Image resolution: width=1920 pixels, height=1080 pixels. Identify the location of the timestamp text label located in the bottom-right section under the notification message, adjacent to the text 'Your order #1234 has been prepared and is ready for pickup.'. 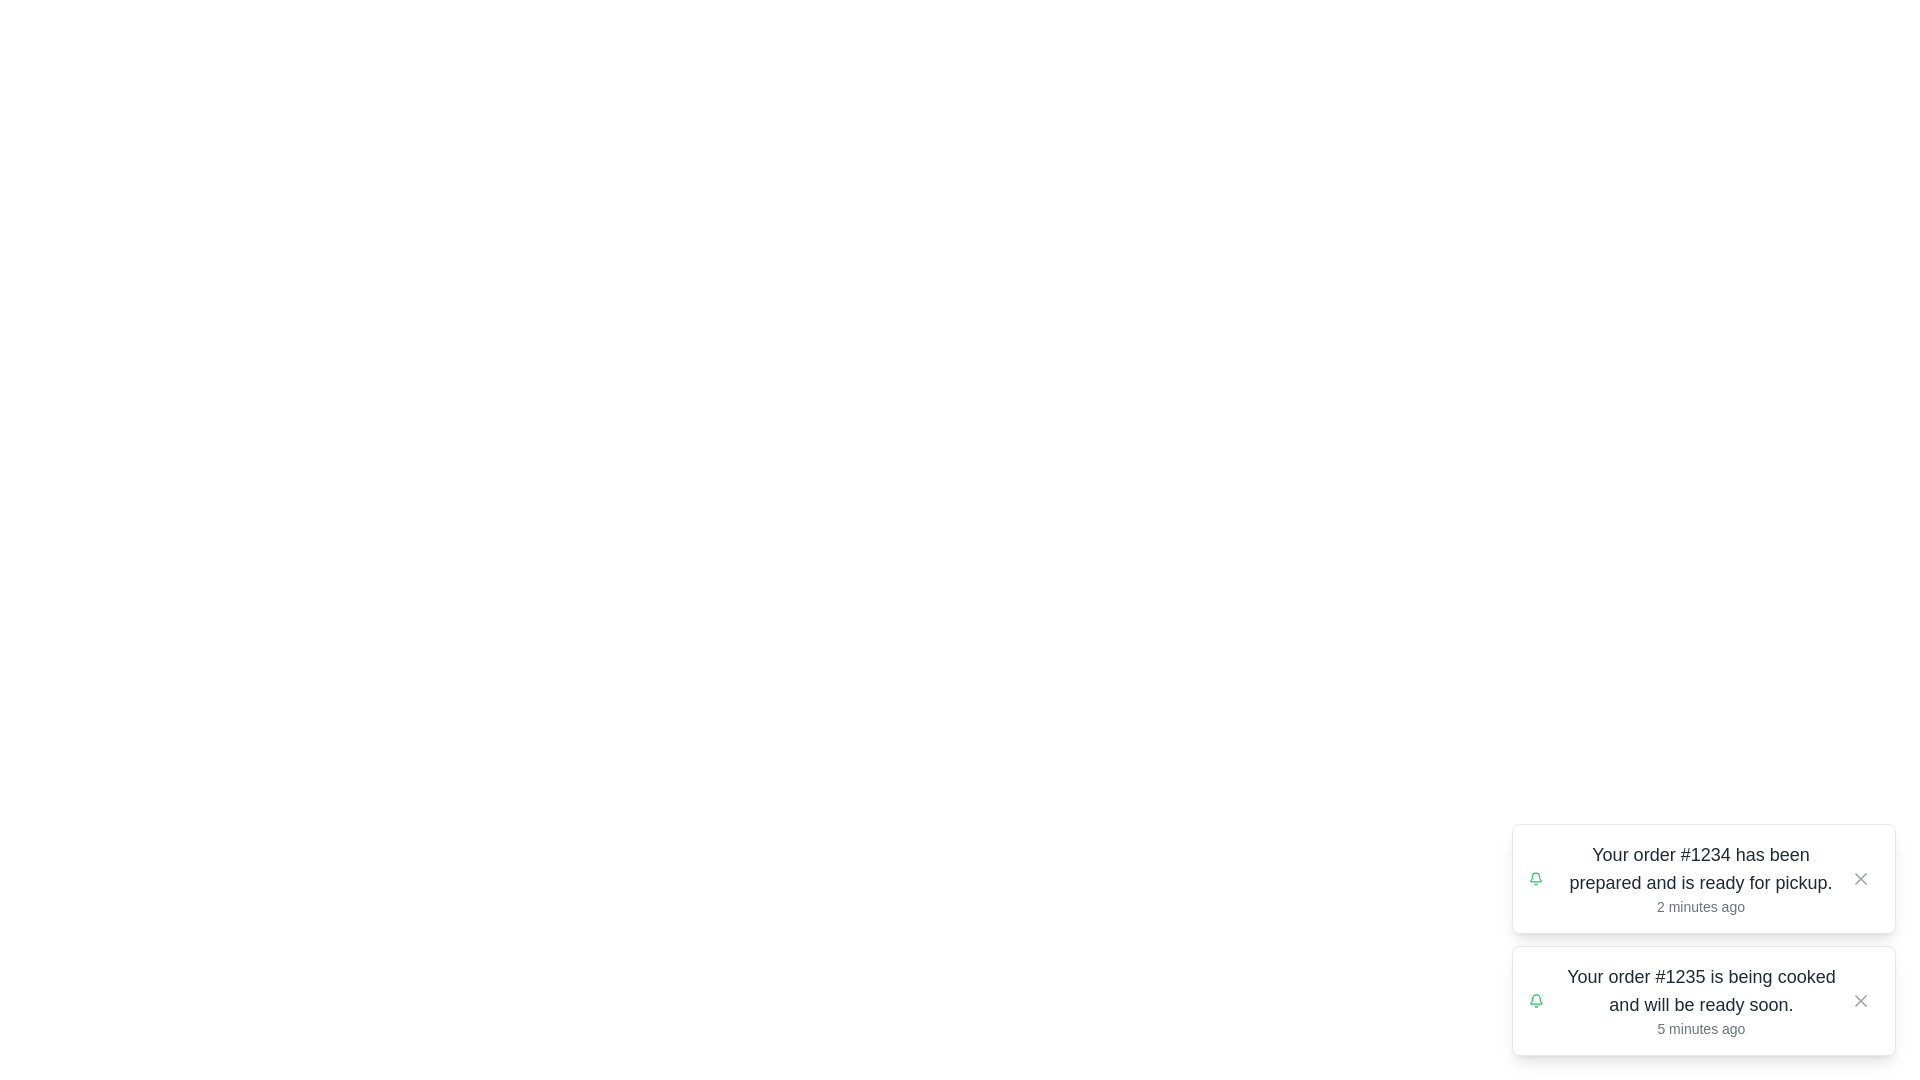
(1699, 906).